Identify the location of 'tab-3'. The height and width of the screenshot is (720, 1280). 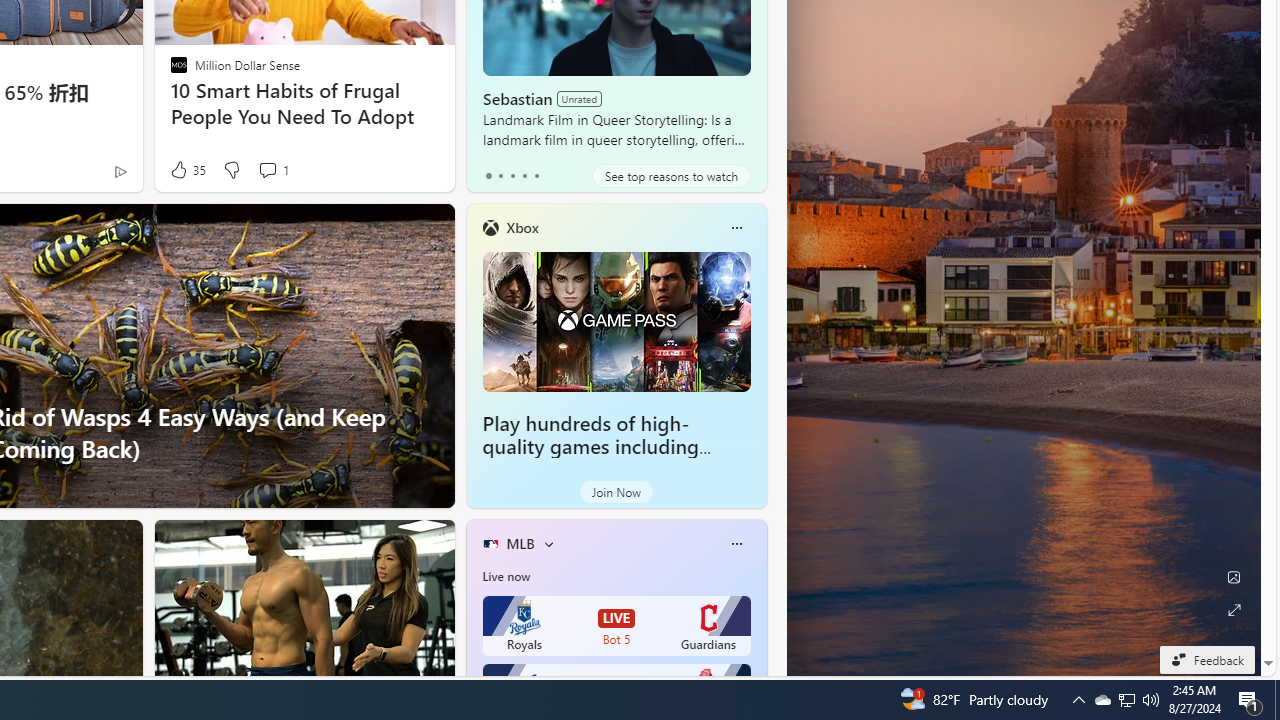
(524, 175).